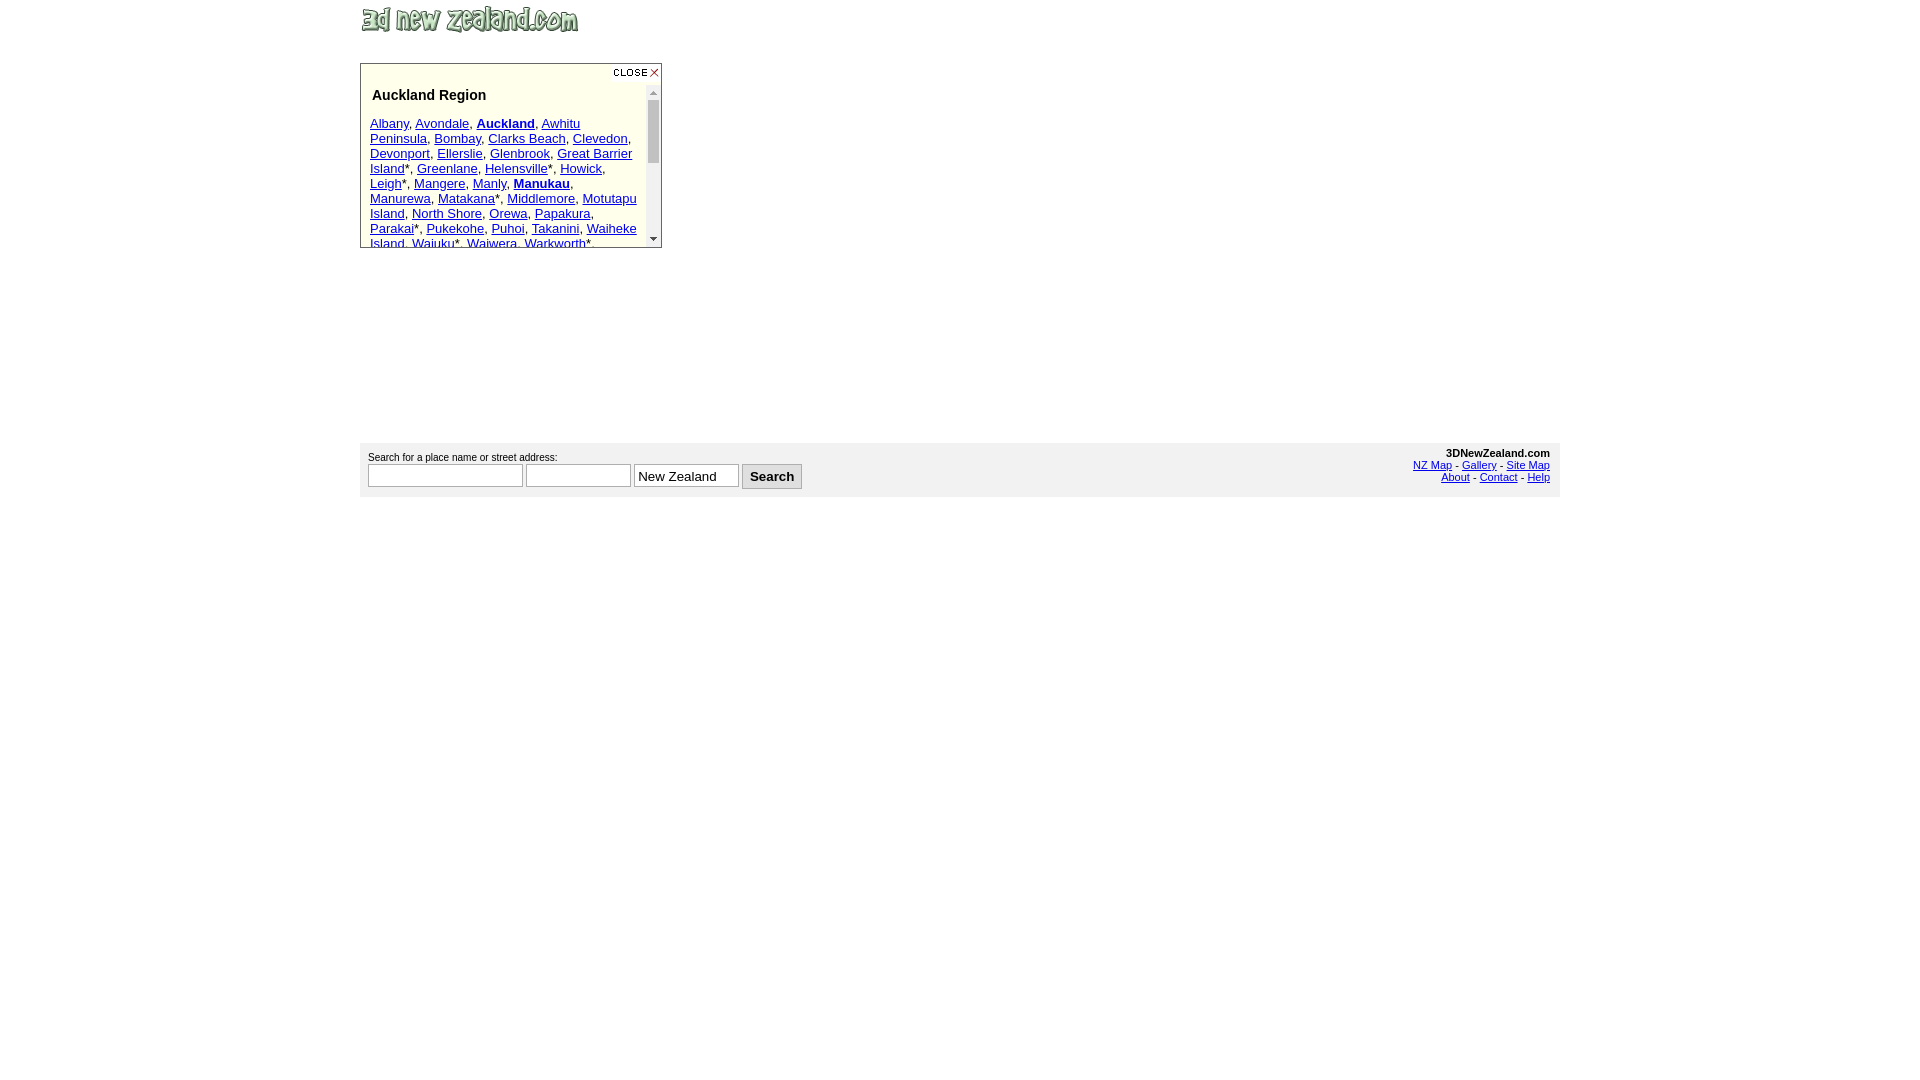 This screenshot has height=1080, width=1920. Describe the element at coordinates (635, 72) in the screenshot. I see `'Close this window'` at that location.